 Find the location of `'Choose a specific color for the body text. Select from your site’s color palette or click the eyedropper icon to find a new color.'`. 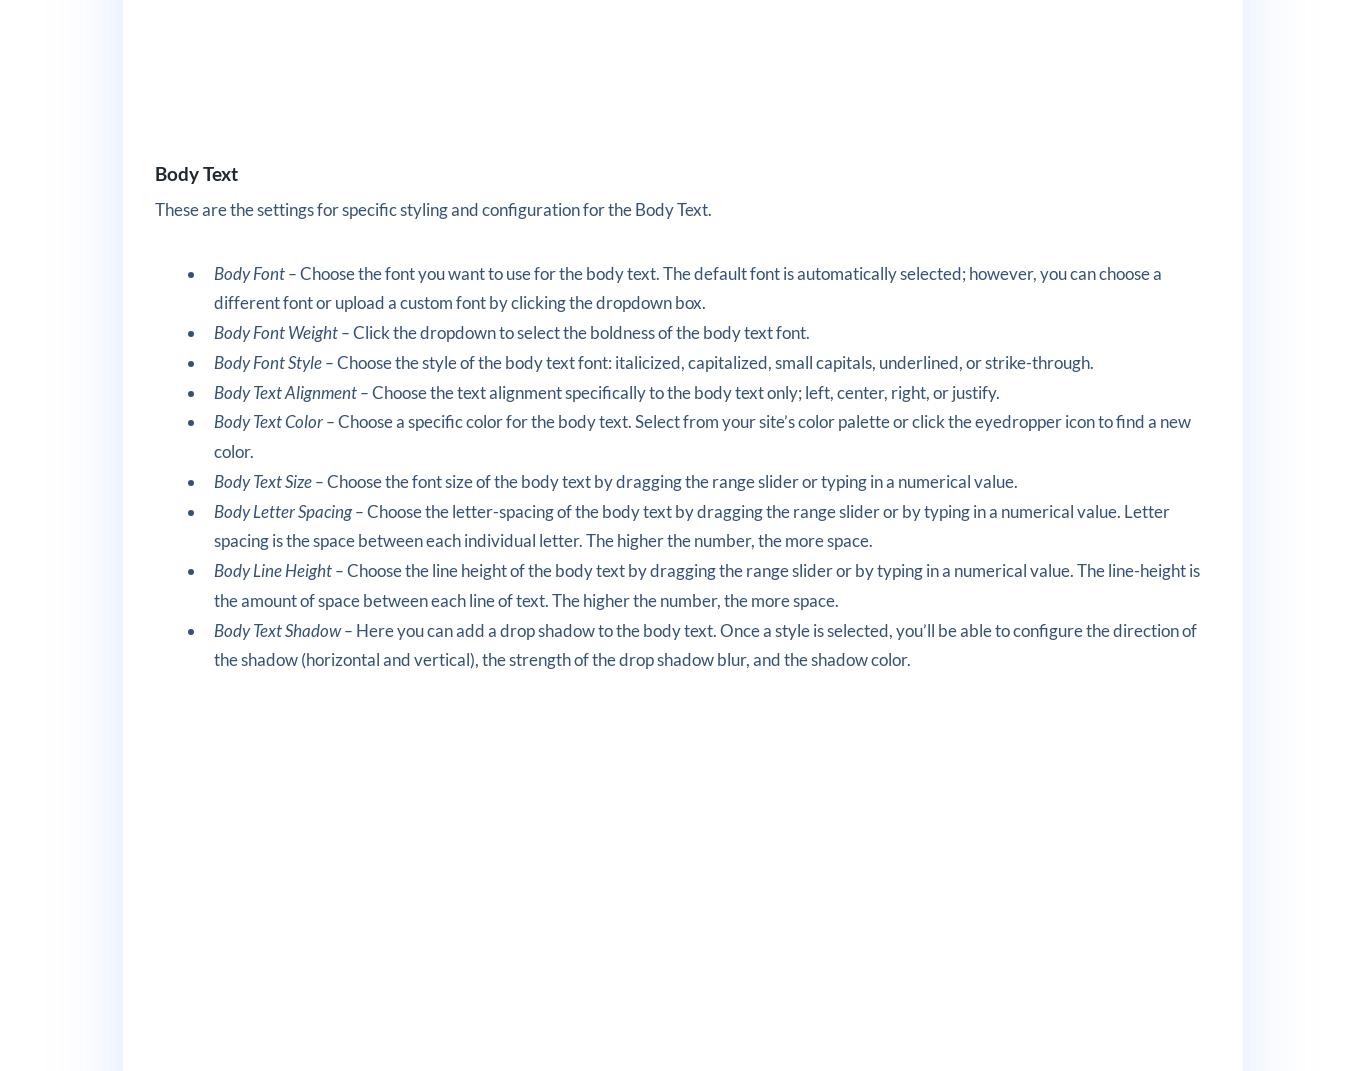

'Choose a specific color for the body text. Select from your site’s color palette or click the eyedropper icon to find a new color.' is located at coordinates (702, 436).